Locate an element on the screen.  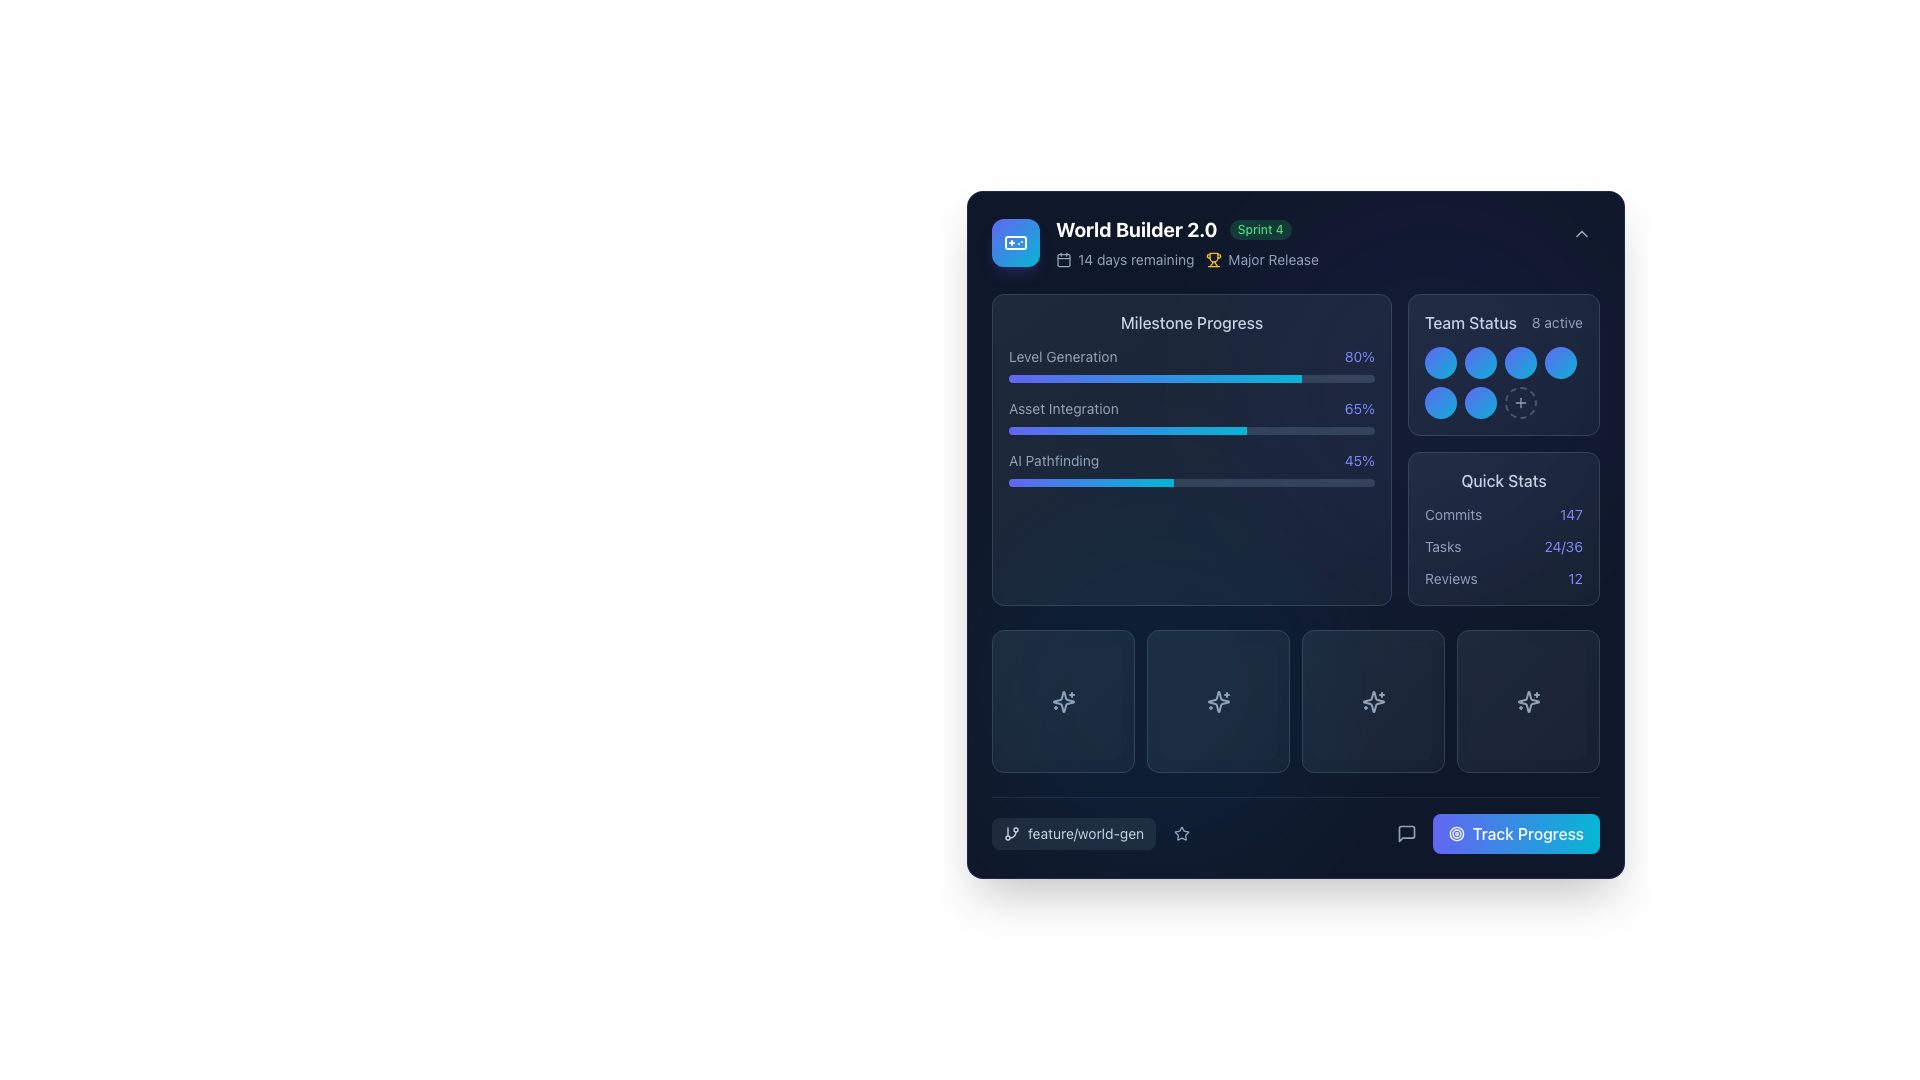
text label and count segment of the third review count component located in the 'Quick Stats' section at the bottom-right of the layout is located at coordinates (1503, 578).